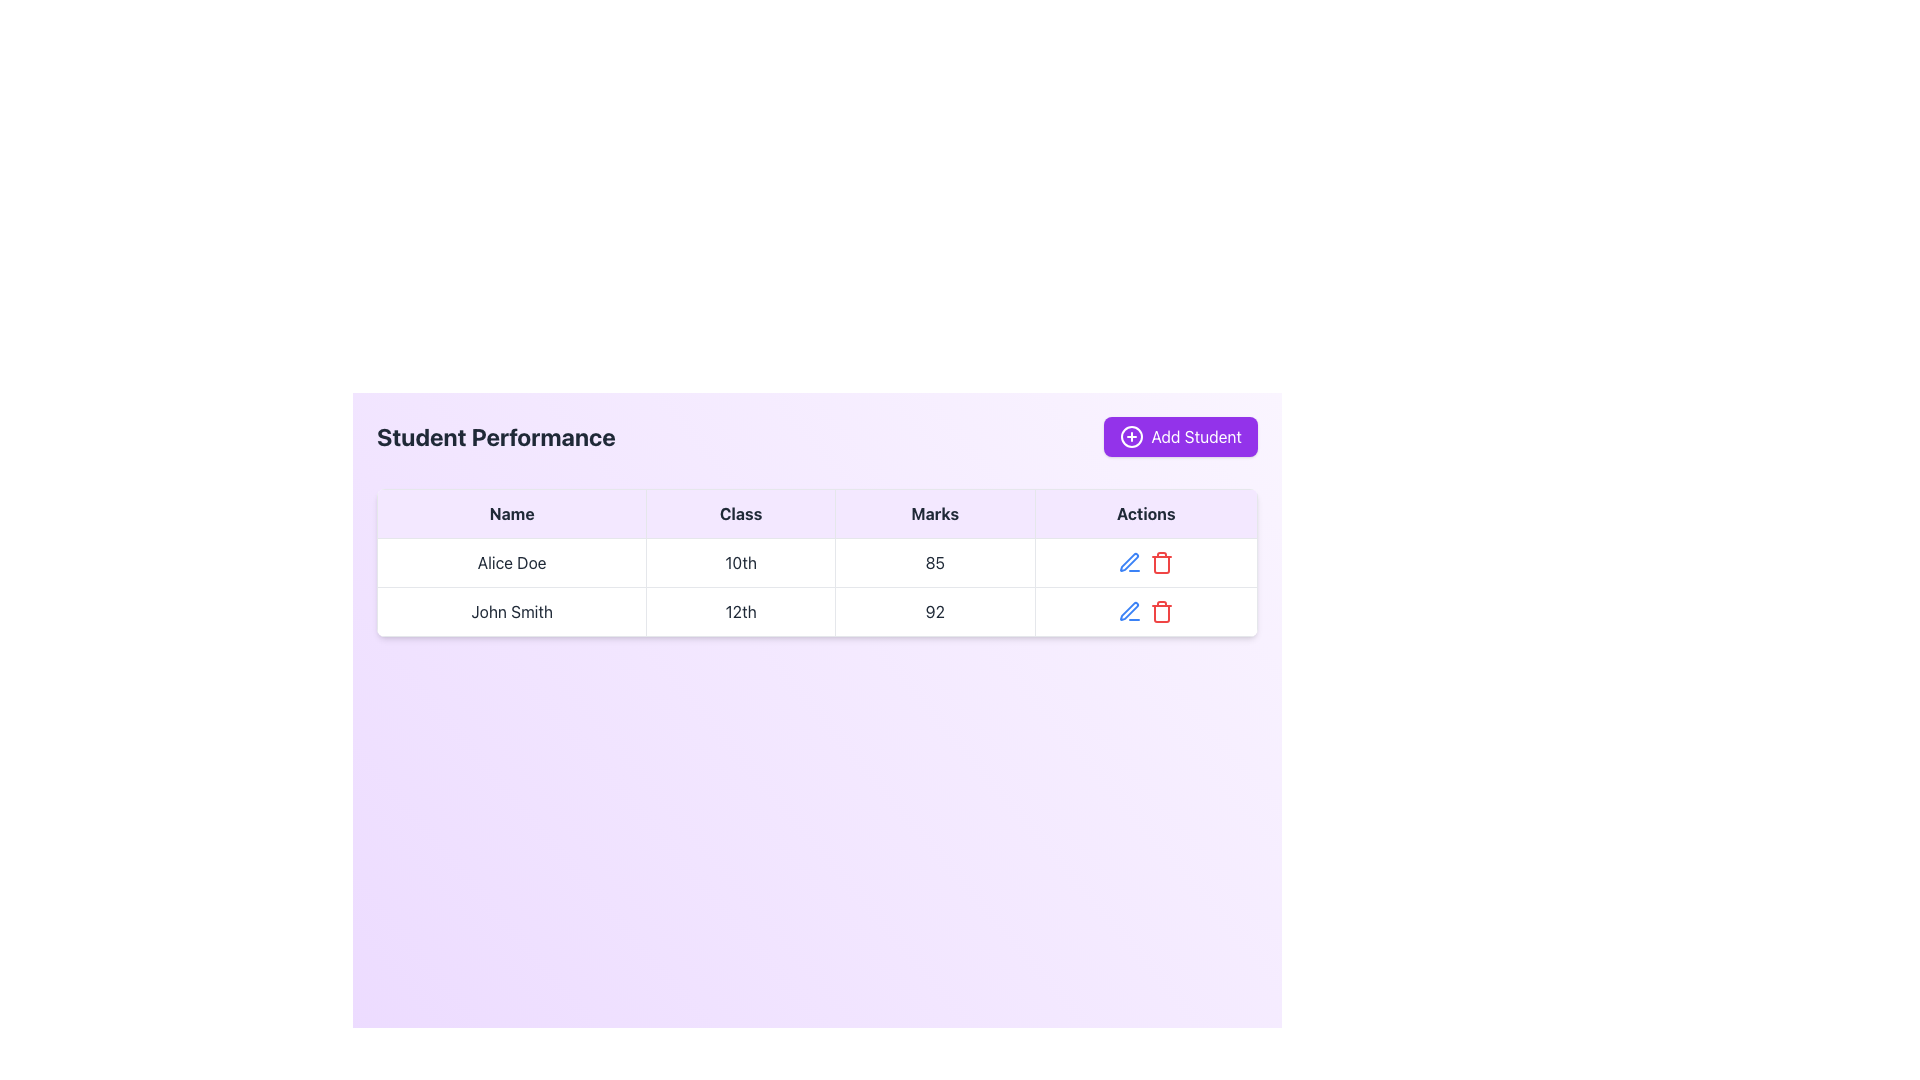  I want to click on the red trash icon located in the 'Actions' column of the second row of the data table, so click(1162, 563).